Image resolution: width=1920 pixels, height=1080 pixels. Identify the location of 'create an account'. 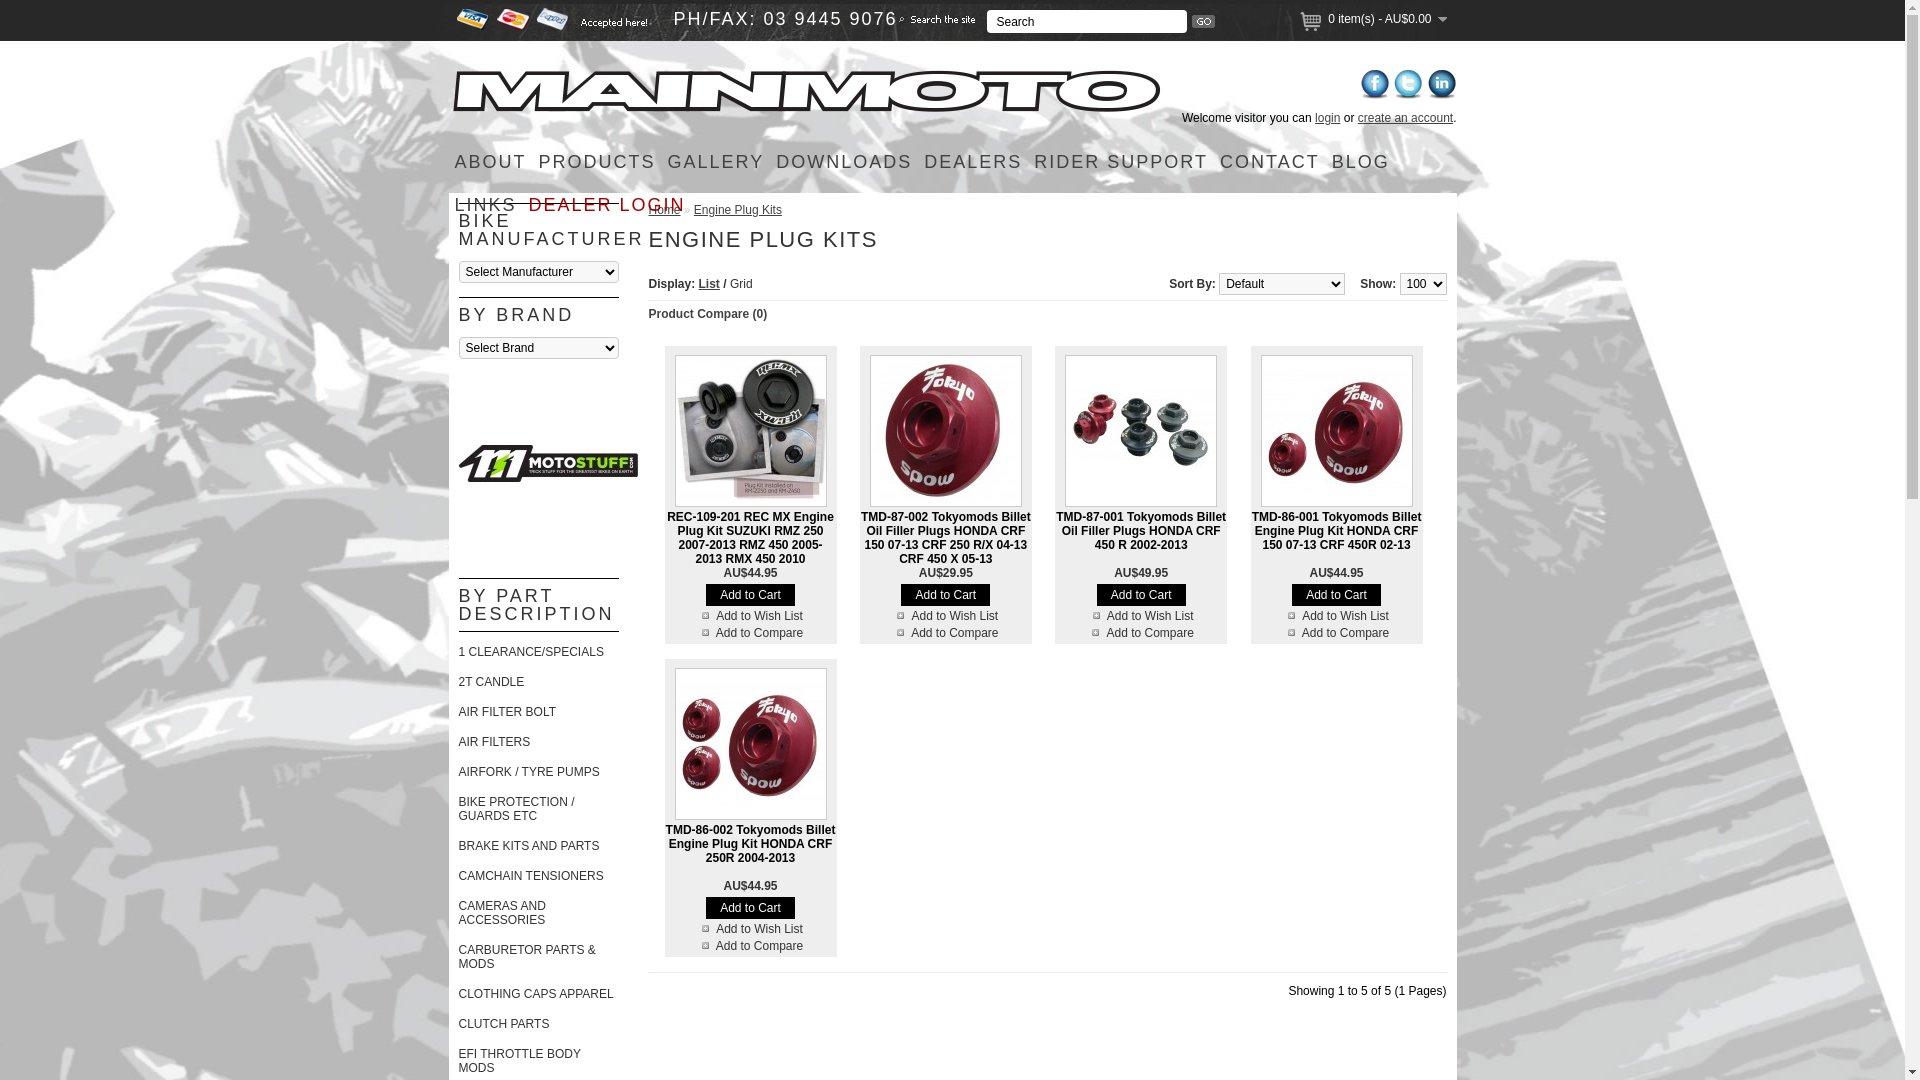
(1358, 118).